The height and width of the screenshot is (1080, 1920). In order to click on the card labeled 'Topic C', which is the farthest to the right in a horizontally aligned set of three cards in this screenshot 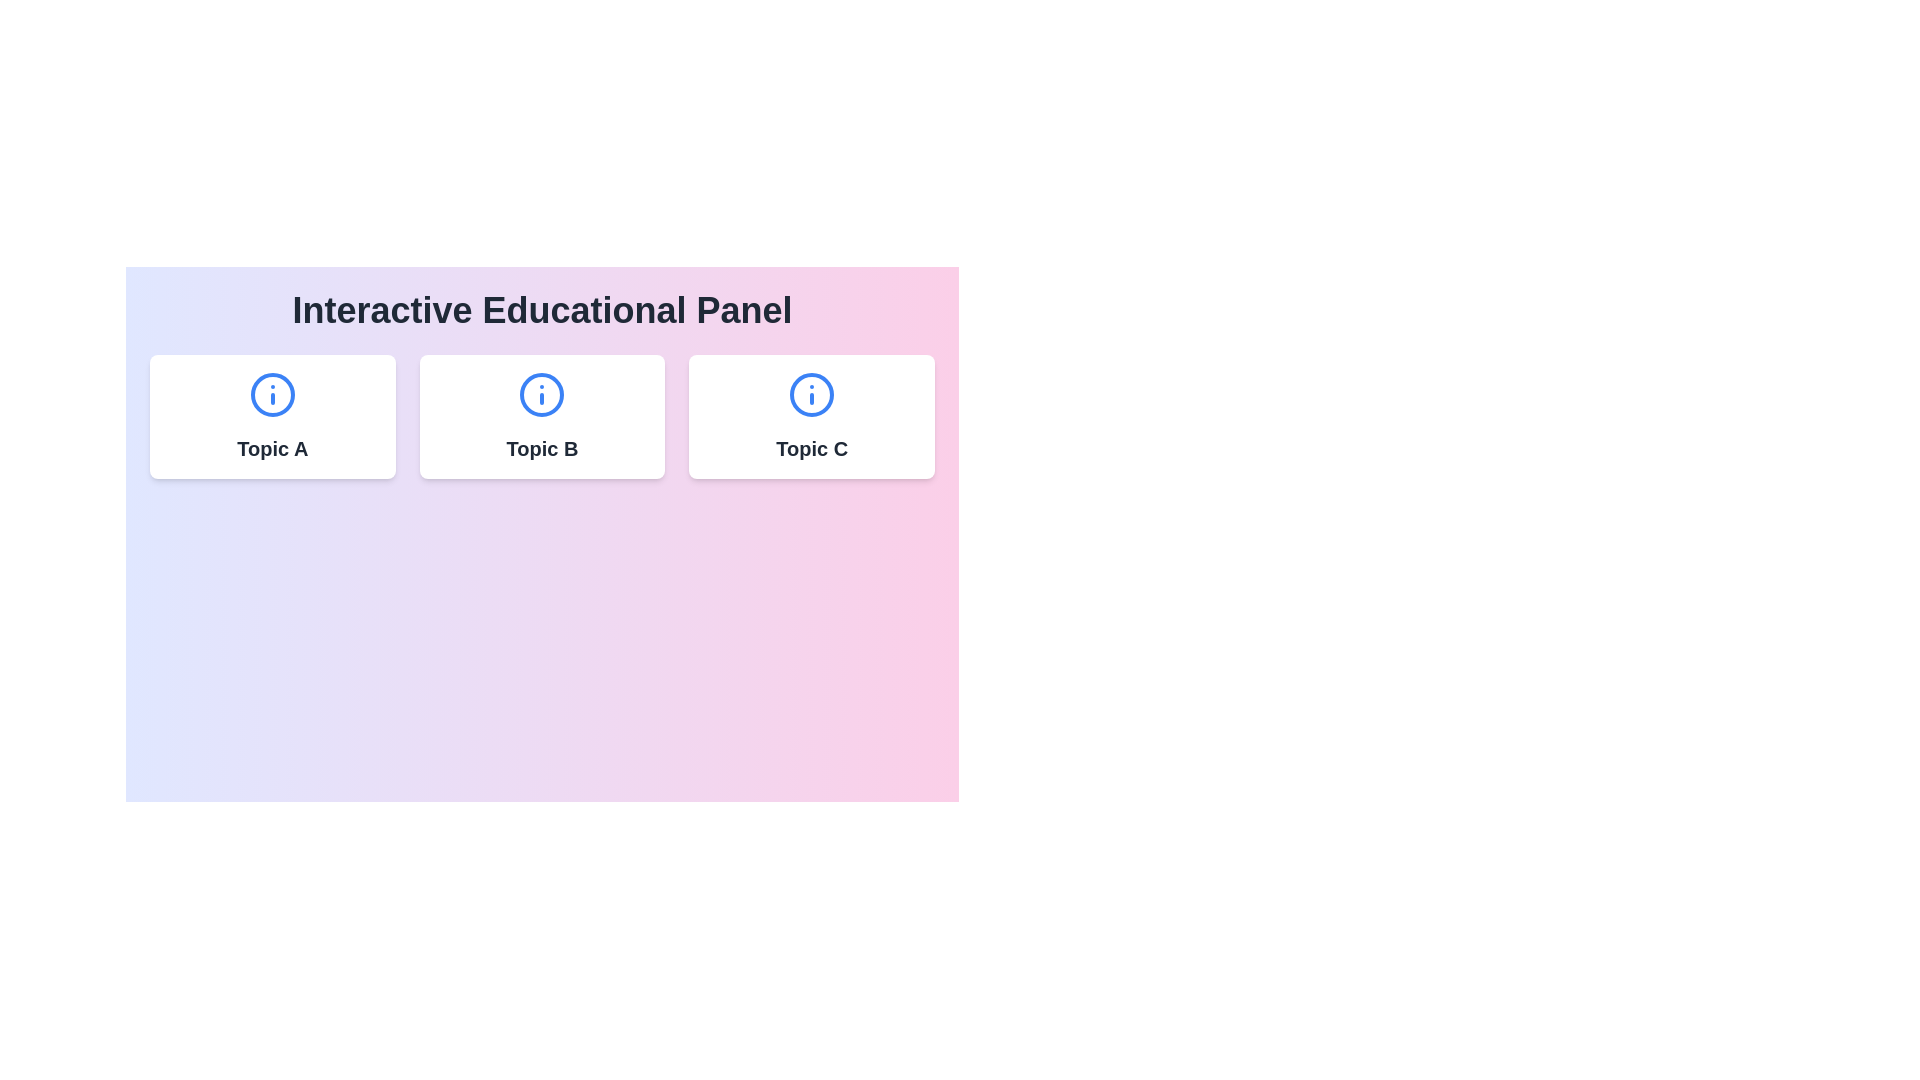, I will do `click(812, 415)`.